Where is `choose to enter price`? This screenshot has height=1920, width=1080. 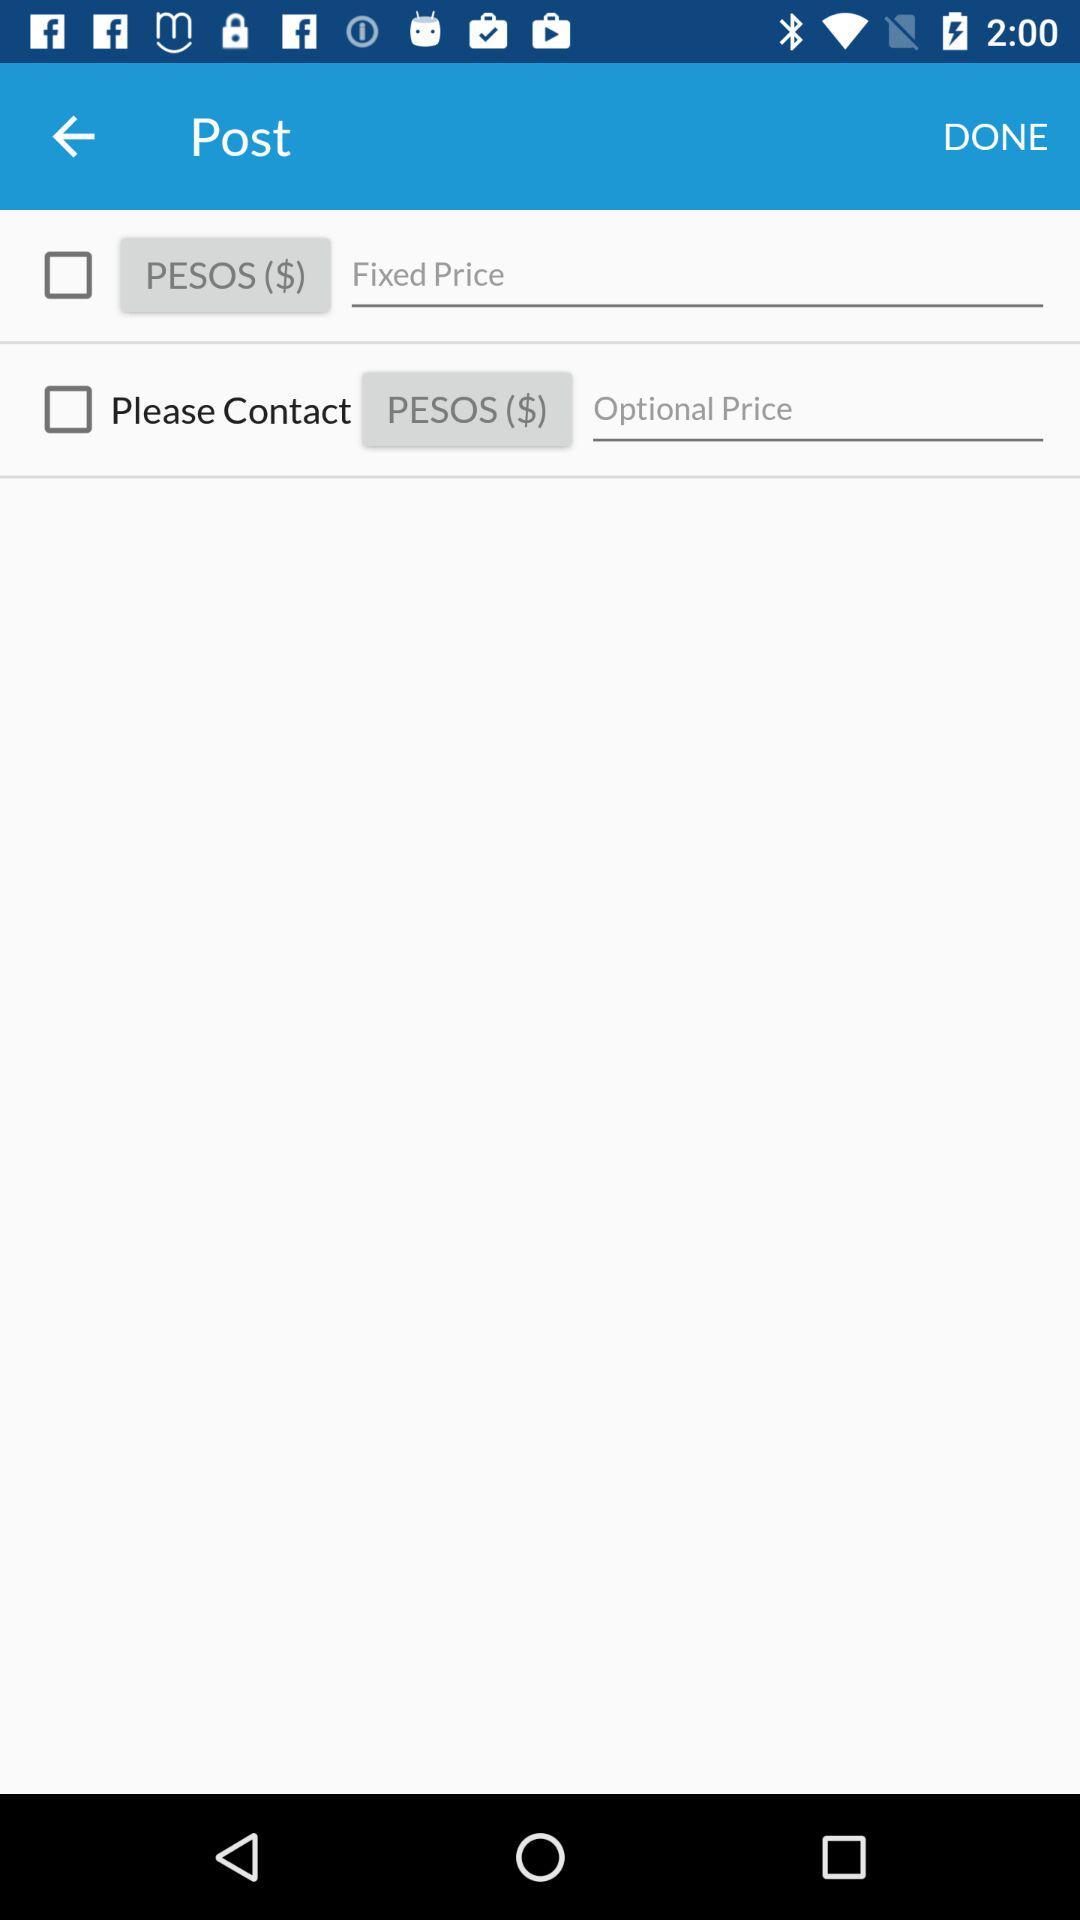
choose to enter price is located at coordinates (67, 274).